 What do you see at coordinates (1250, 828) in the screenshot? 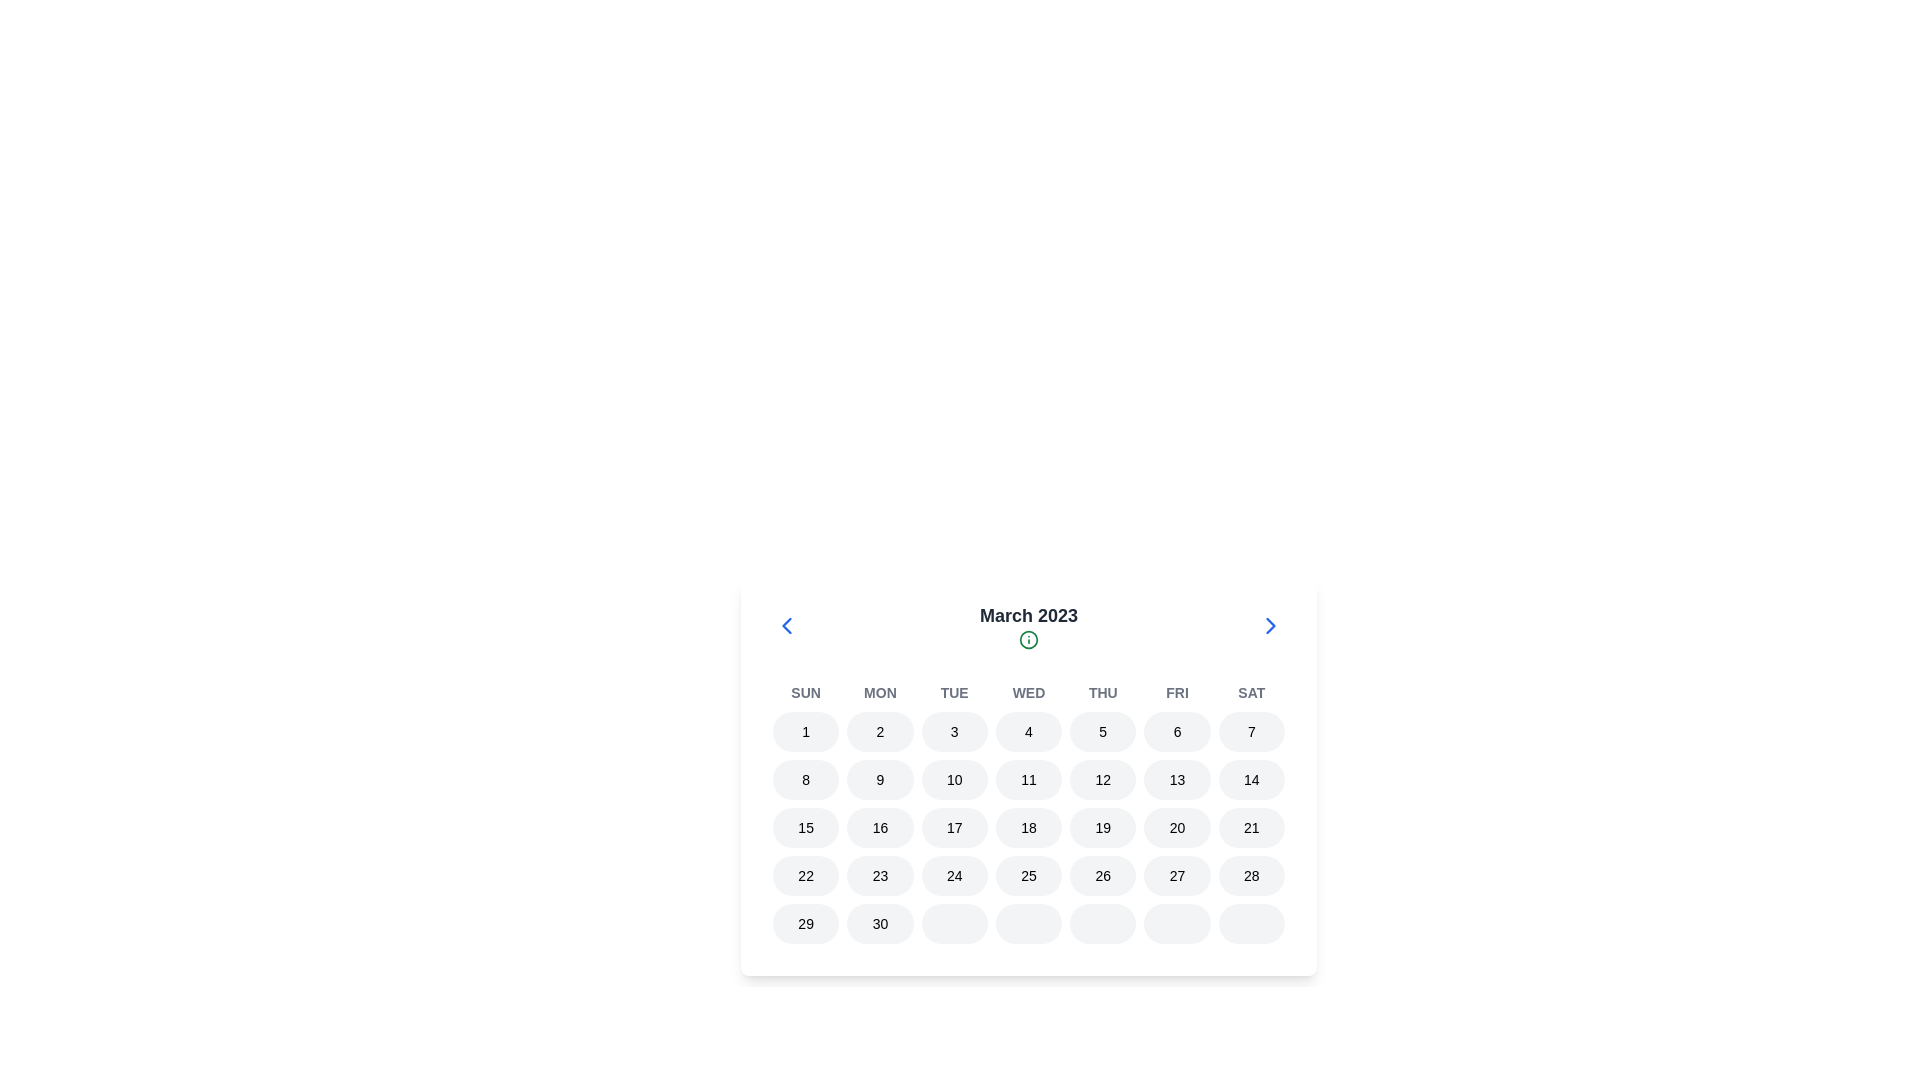
I see `the circular date button labeled '21' located in the fourth row and seventh column of the calendar grid` at bounding box center [1250, 828].